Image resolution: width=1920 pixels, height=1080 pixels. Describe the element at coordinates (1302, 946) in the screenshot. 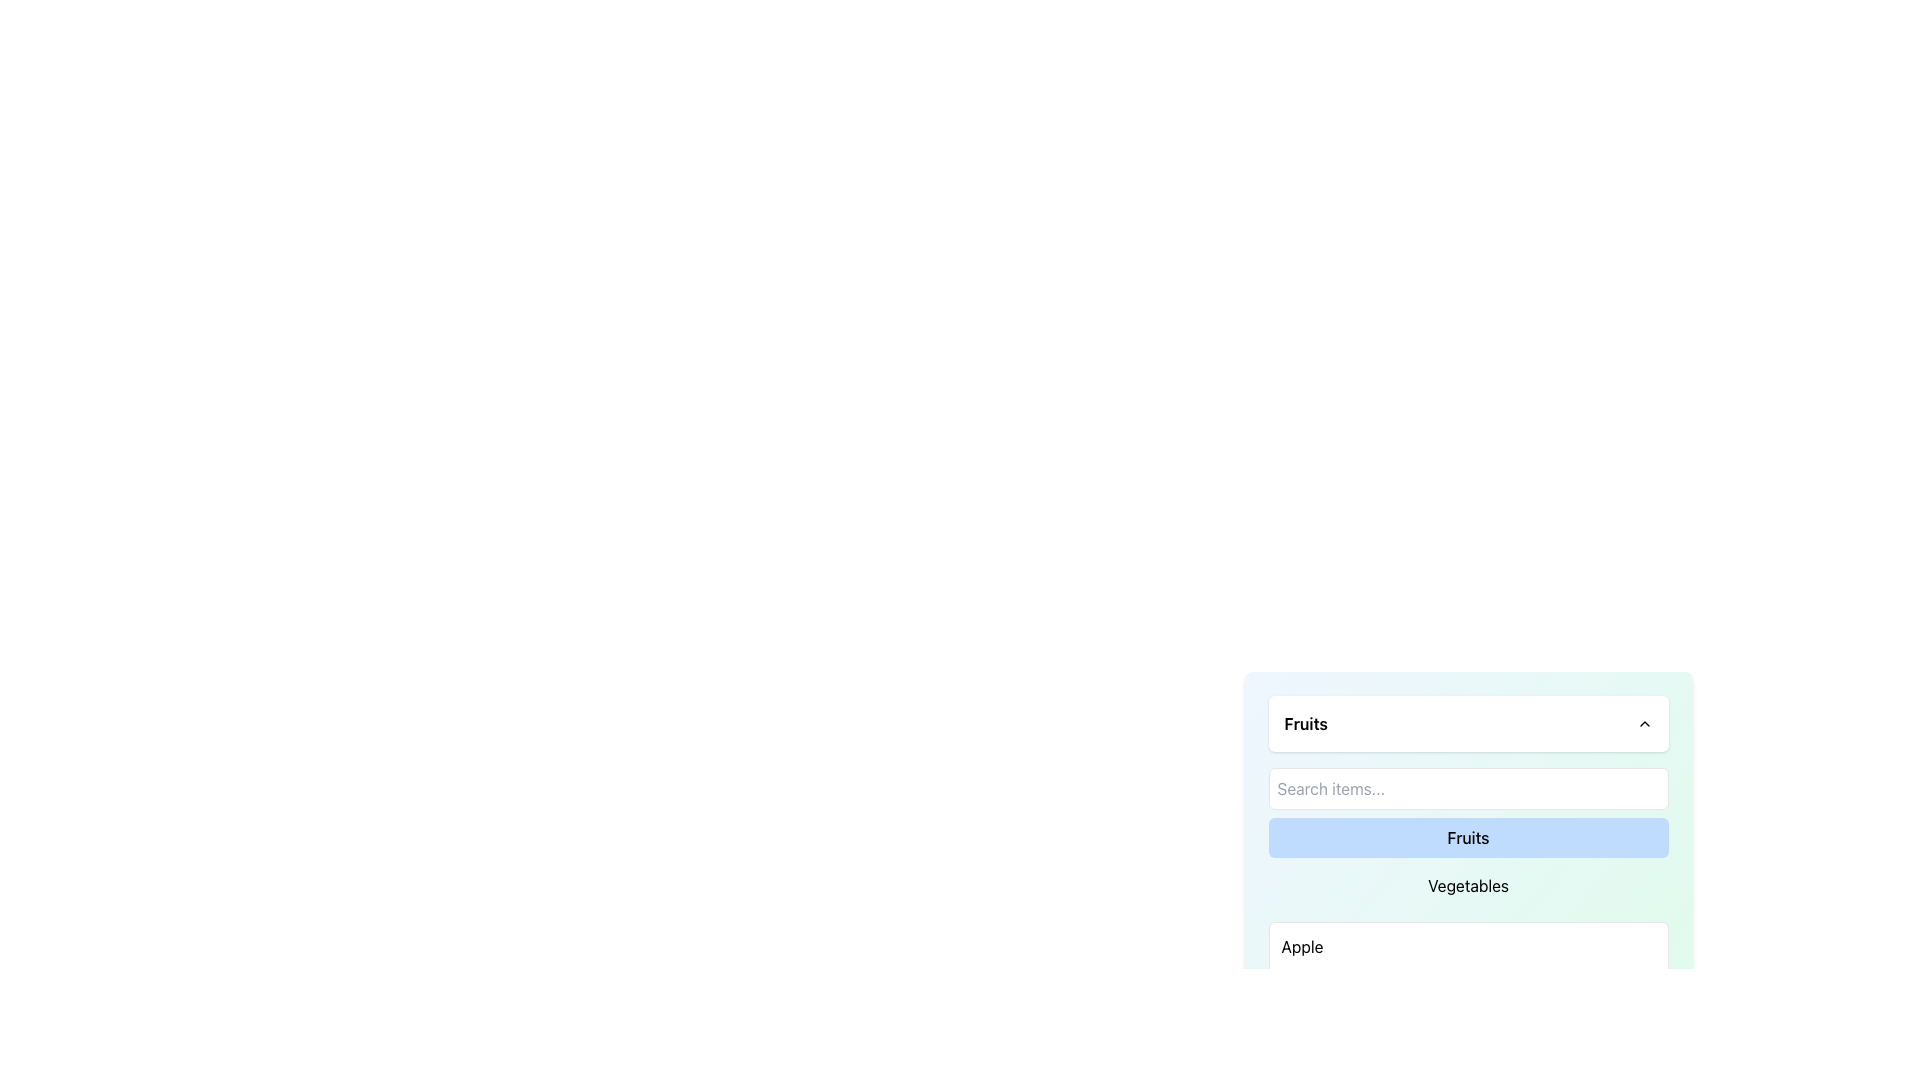

I see `the 'Apple' text label located` at that location.